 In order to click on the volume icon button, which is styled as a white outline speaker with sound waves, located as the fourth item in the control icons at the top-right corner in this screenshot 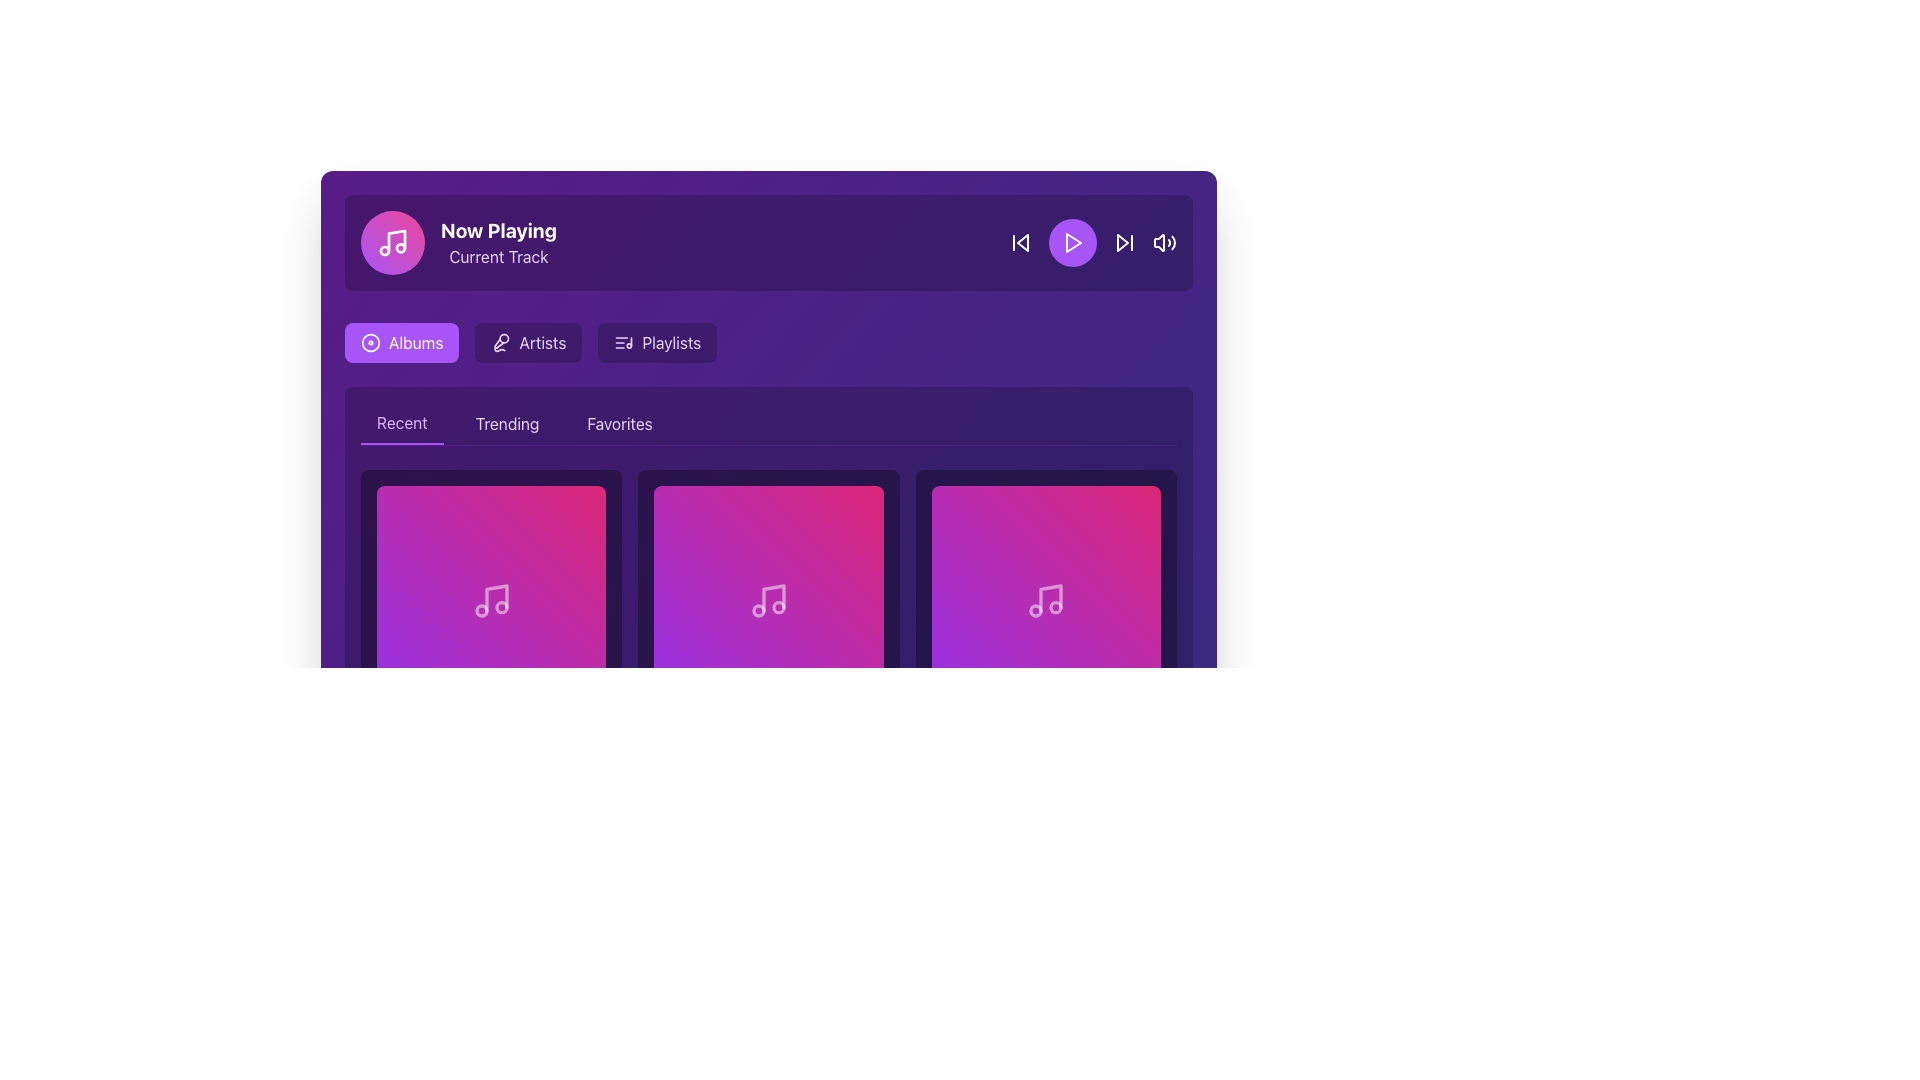, I will do `click(1165, 242)`.